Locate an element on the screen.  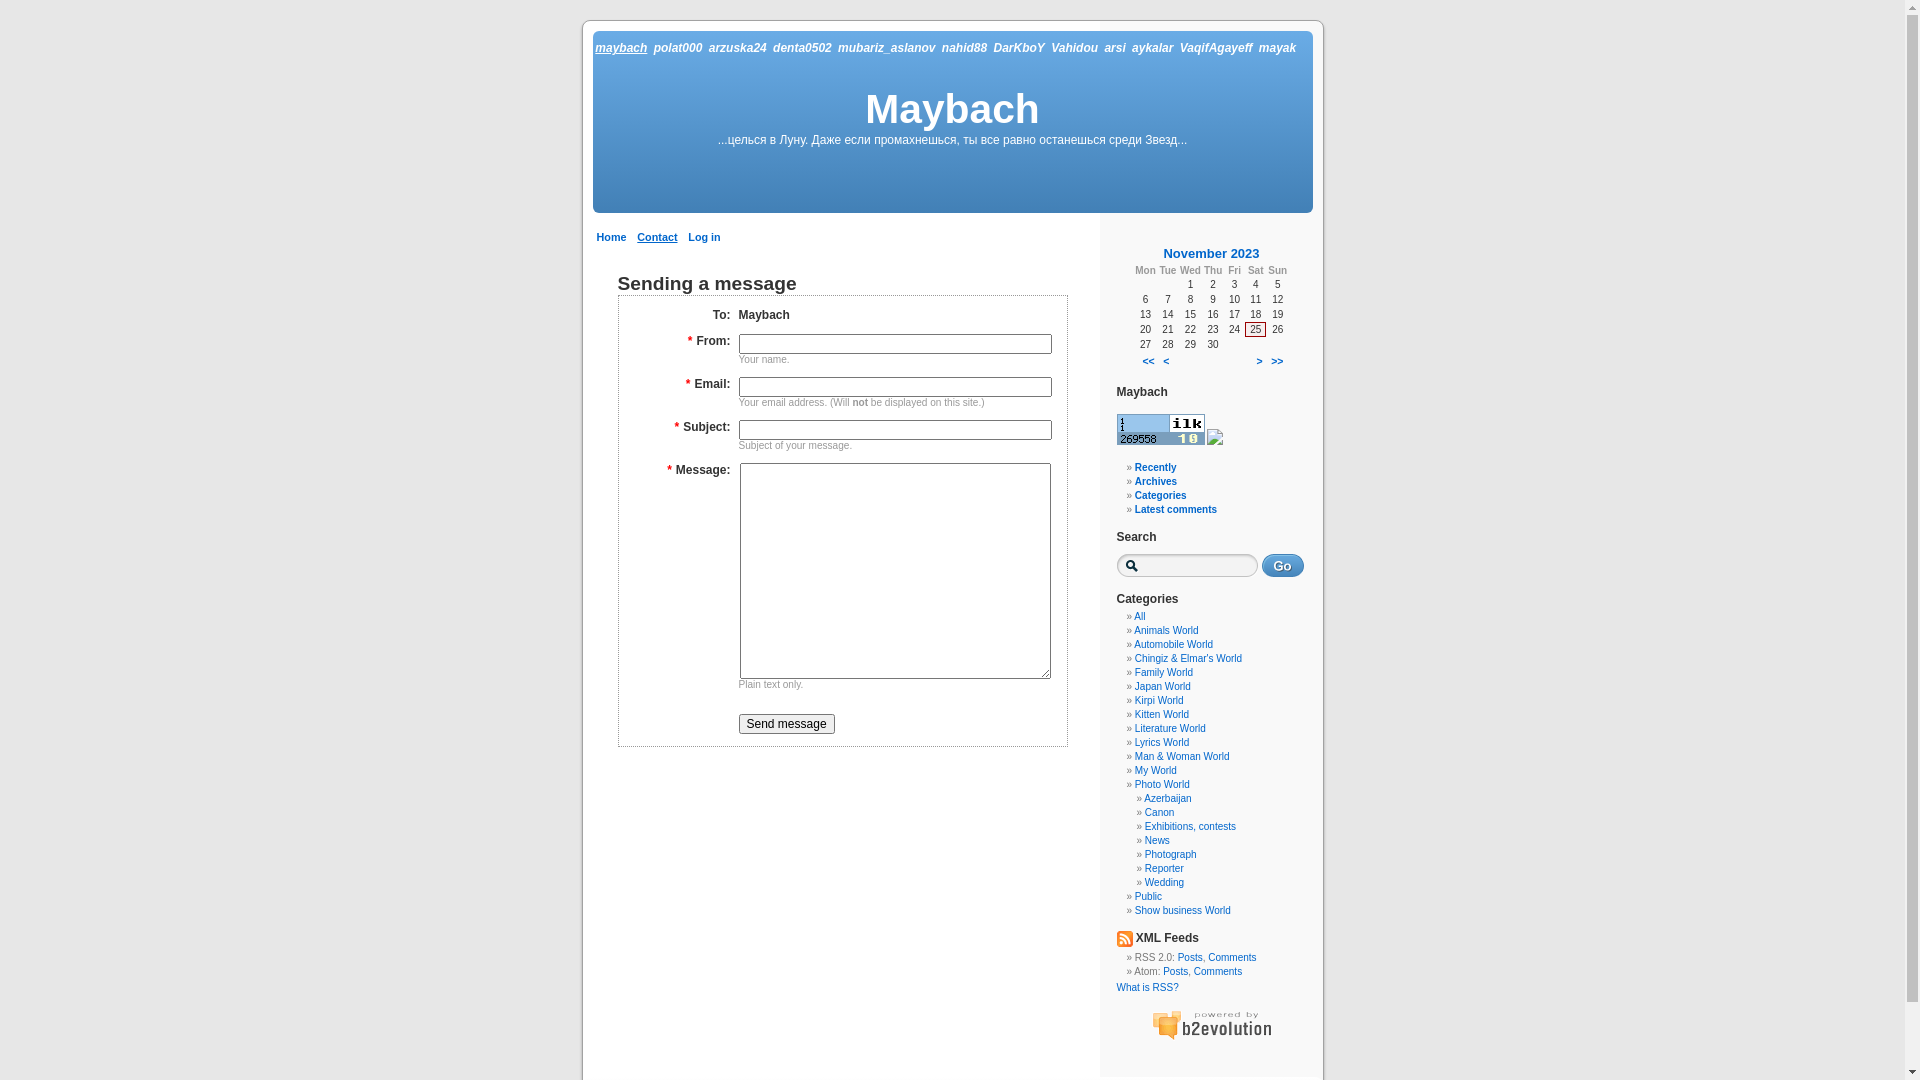
'Japan World' is located at coordinates (1162, 685).